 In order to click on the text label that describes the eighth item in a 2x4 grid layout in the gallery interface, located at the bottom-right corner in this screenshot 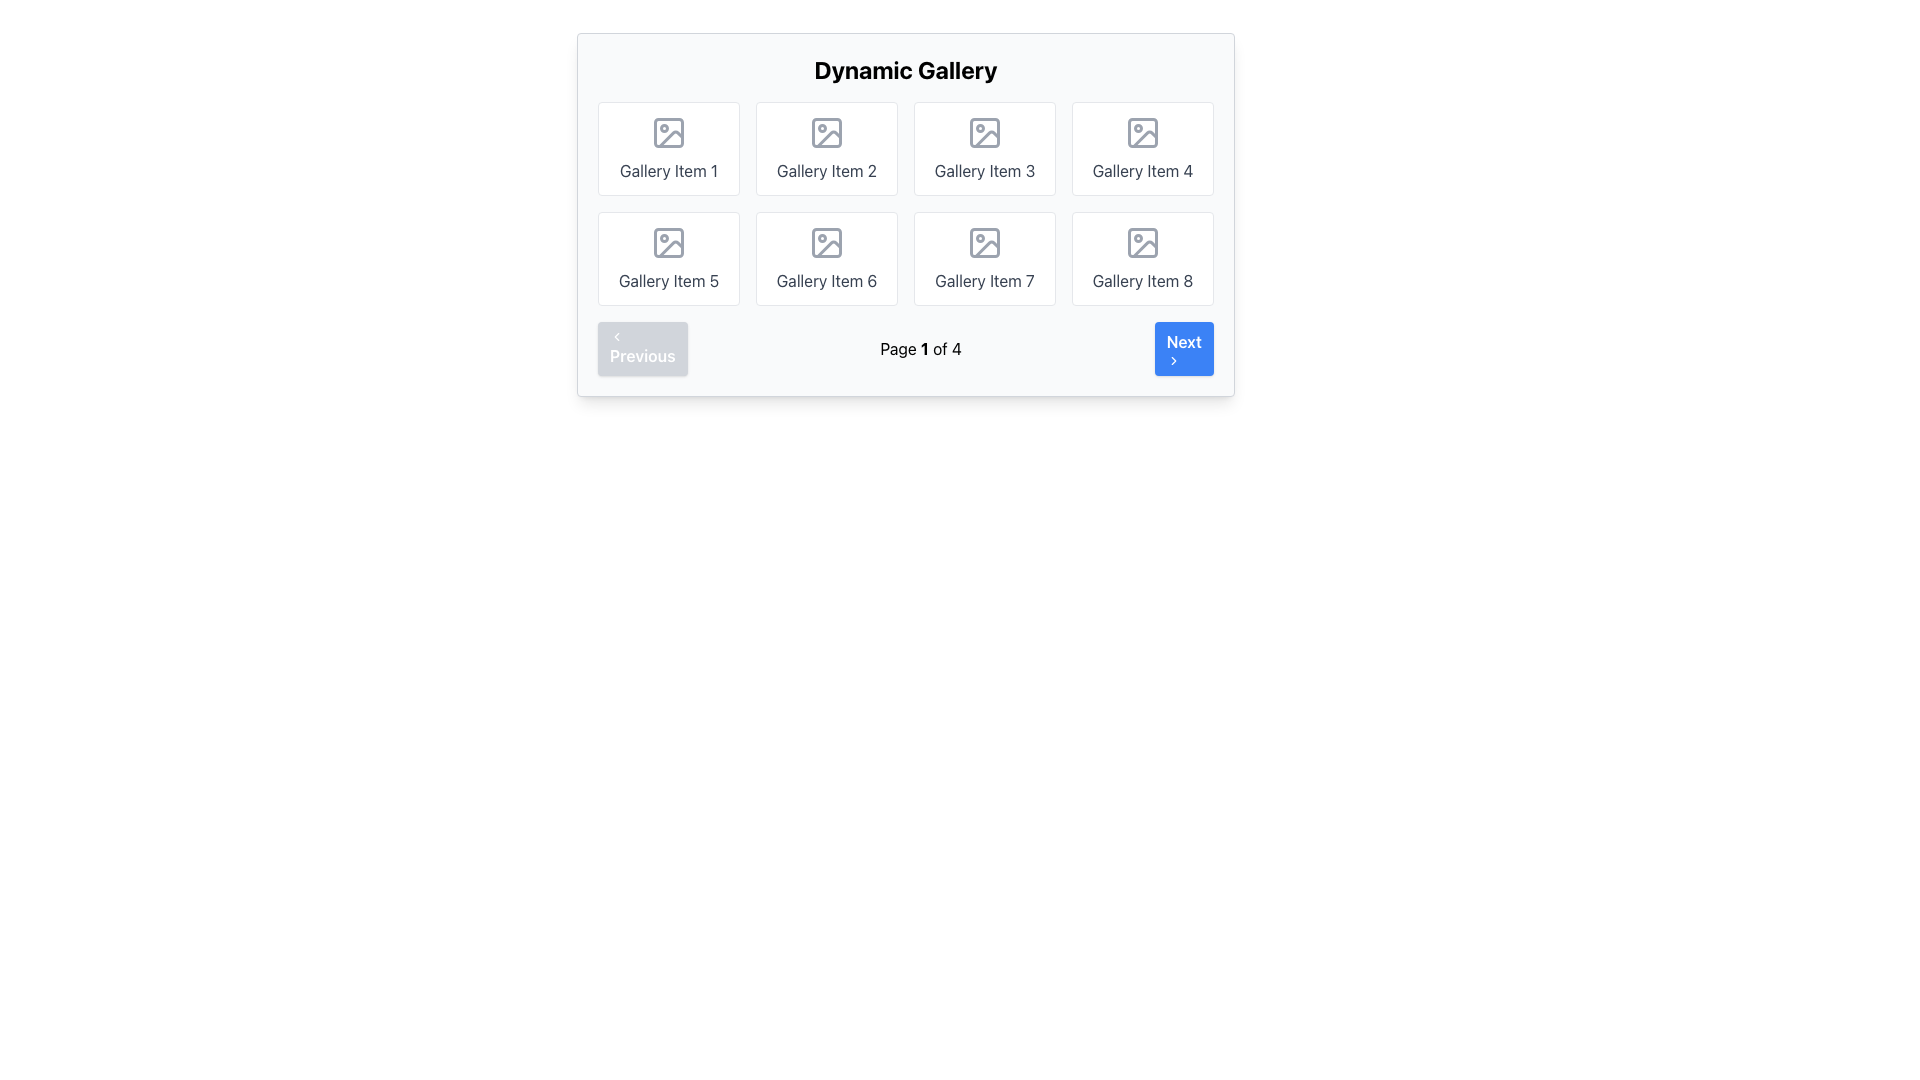, I will do `click(1142, 281)`.